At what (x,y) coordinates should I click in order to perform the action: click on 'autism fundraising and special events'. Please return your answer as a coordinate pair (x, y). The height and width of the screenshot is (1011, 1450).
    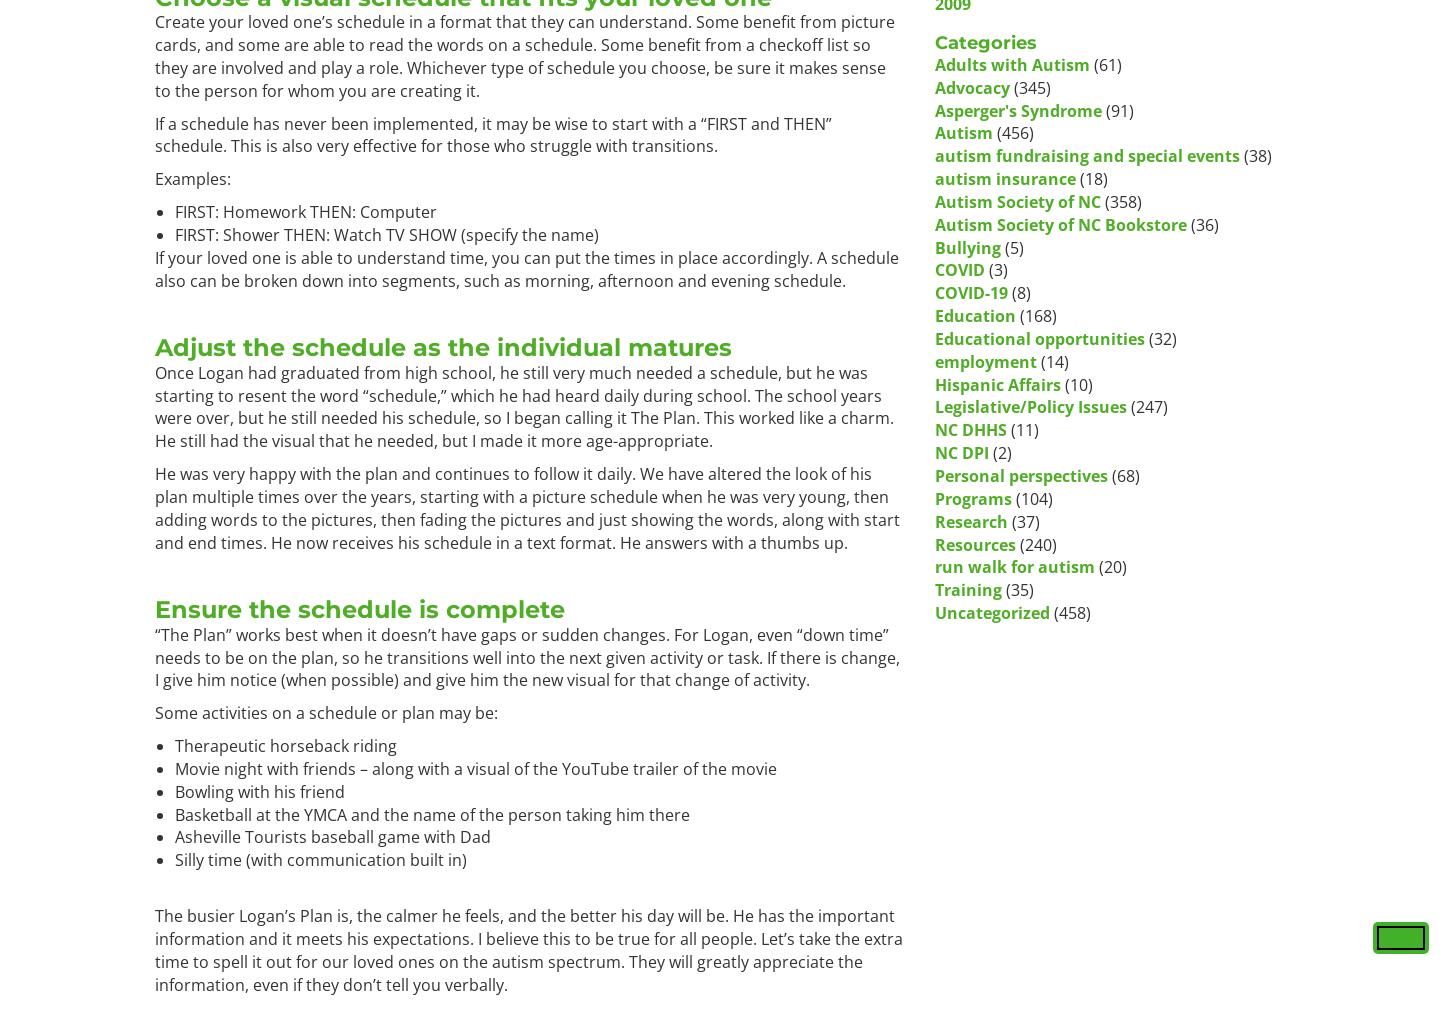
    Looking at the image, I should click on (1087, 154).